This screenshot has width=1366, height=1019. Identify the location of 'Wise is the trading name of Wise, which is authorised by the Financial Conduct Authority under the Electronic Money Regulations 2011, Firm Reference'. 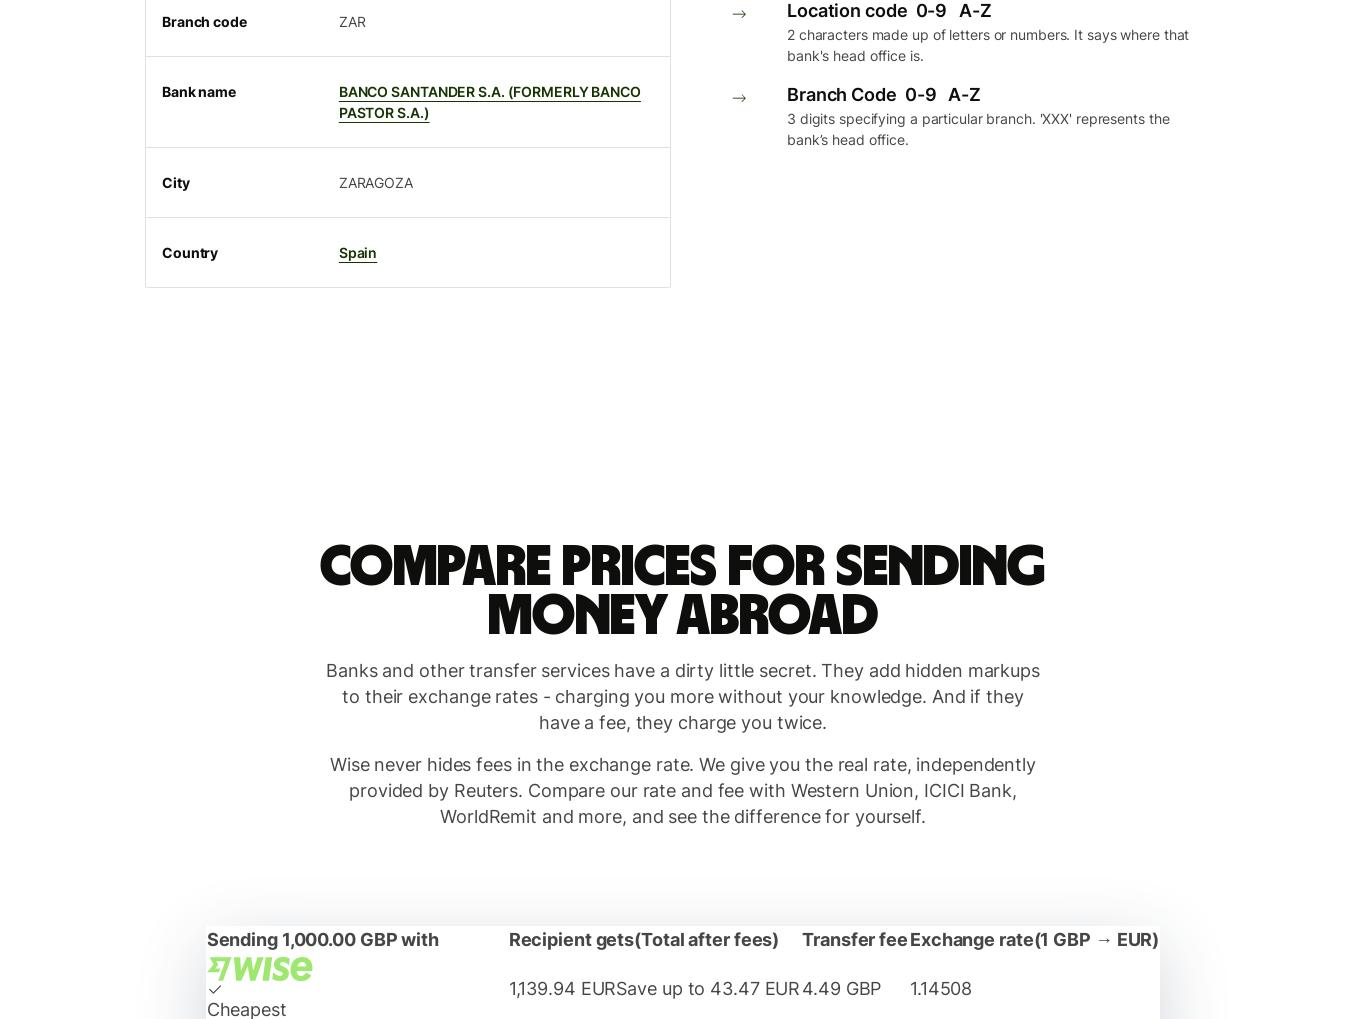
(681, 349).